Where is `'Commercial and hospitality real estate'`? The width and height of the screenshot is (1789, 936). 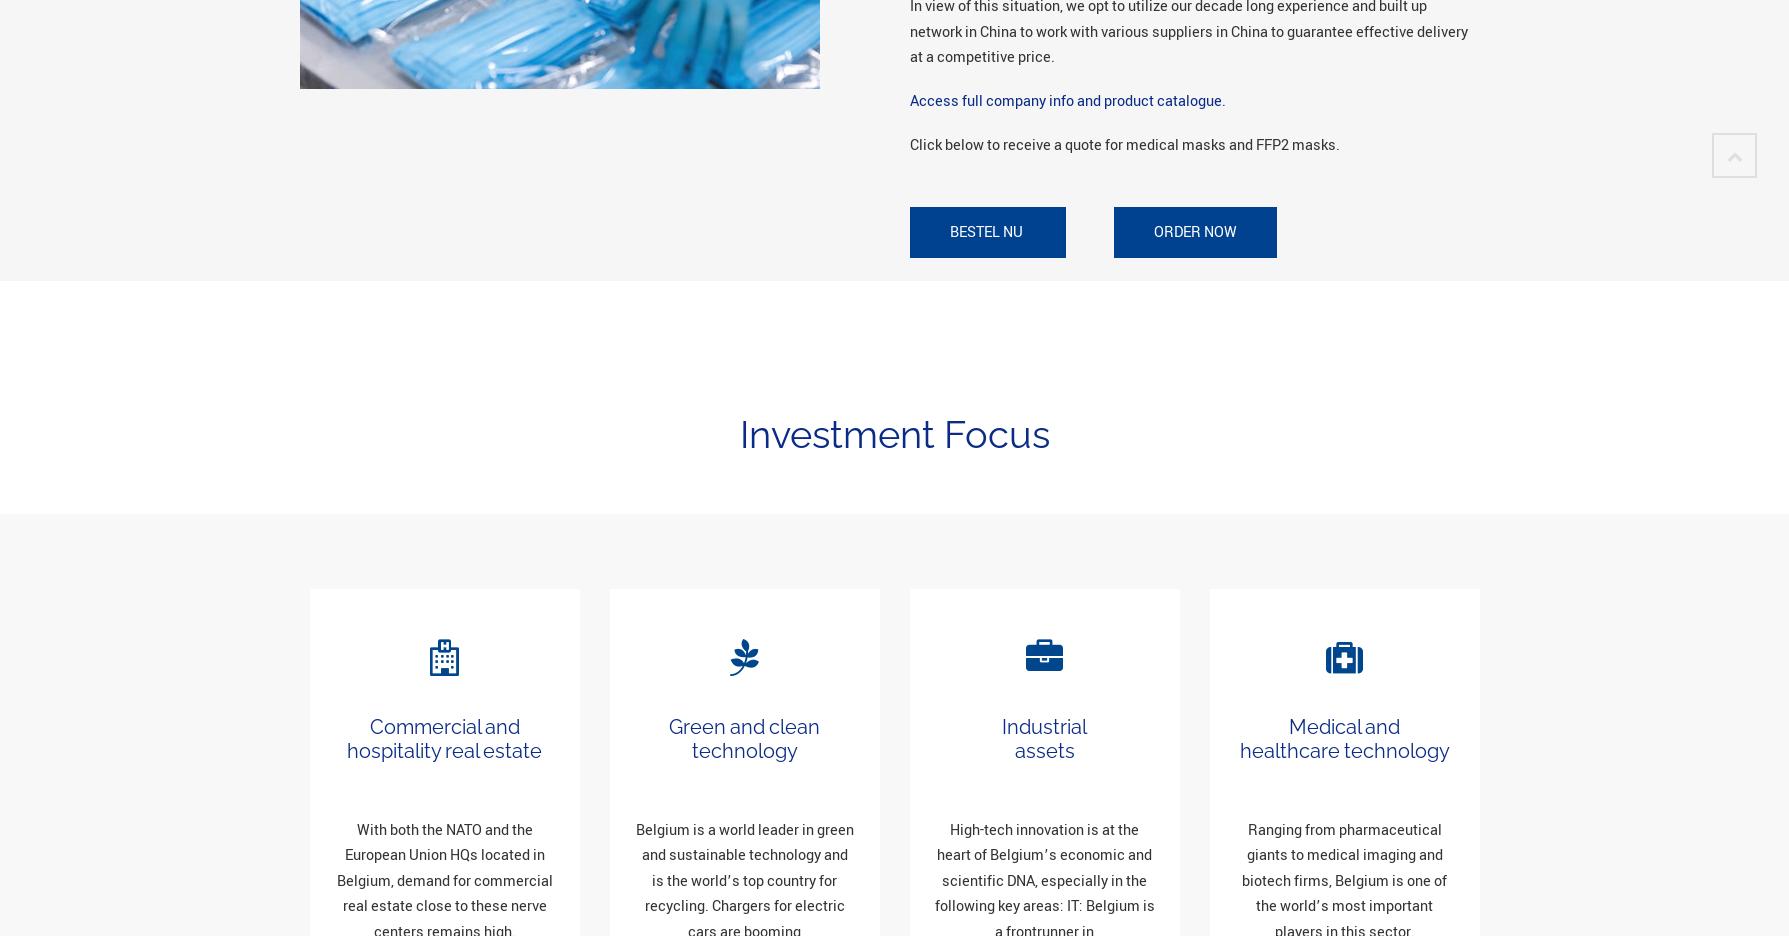 'Commercial and hospitality real estate' is located at coordinates (443, 737).